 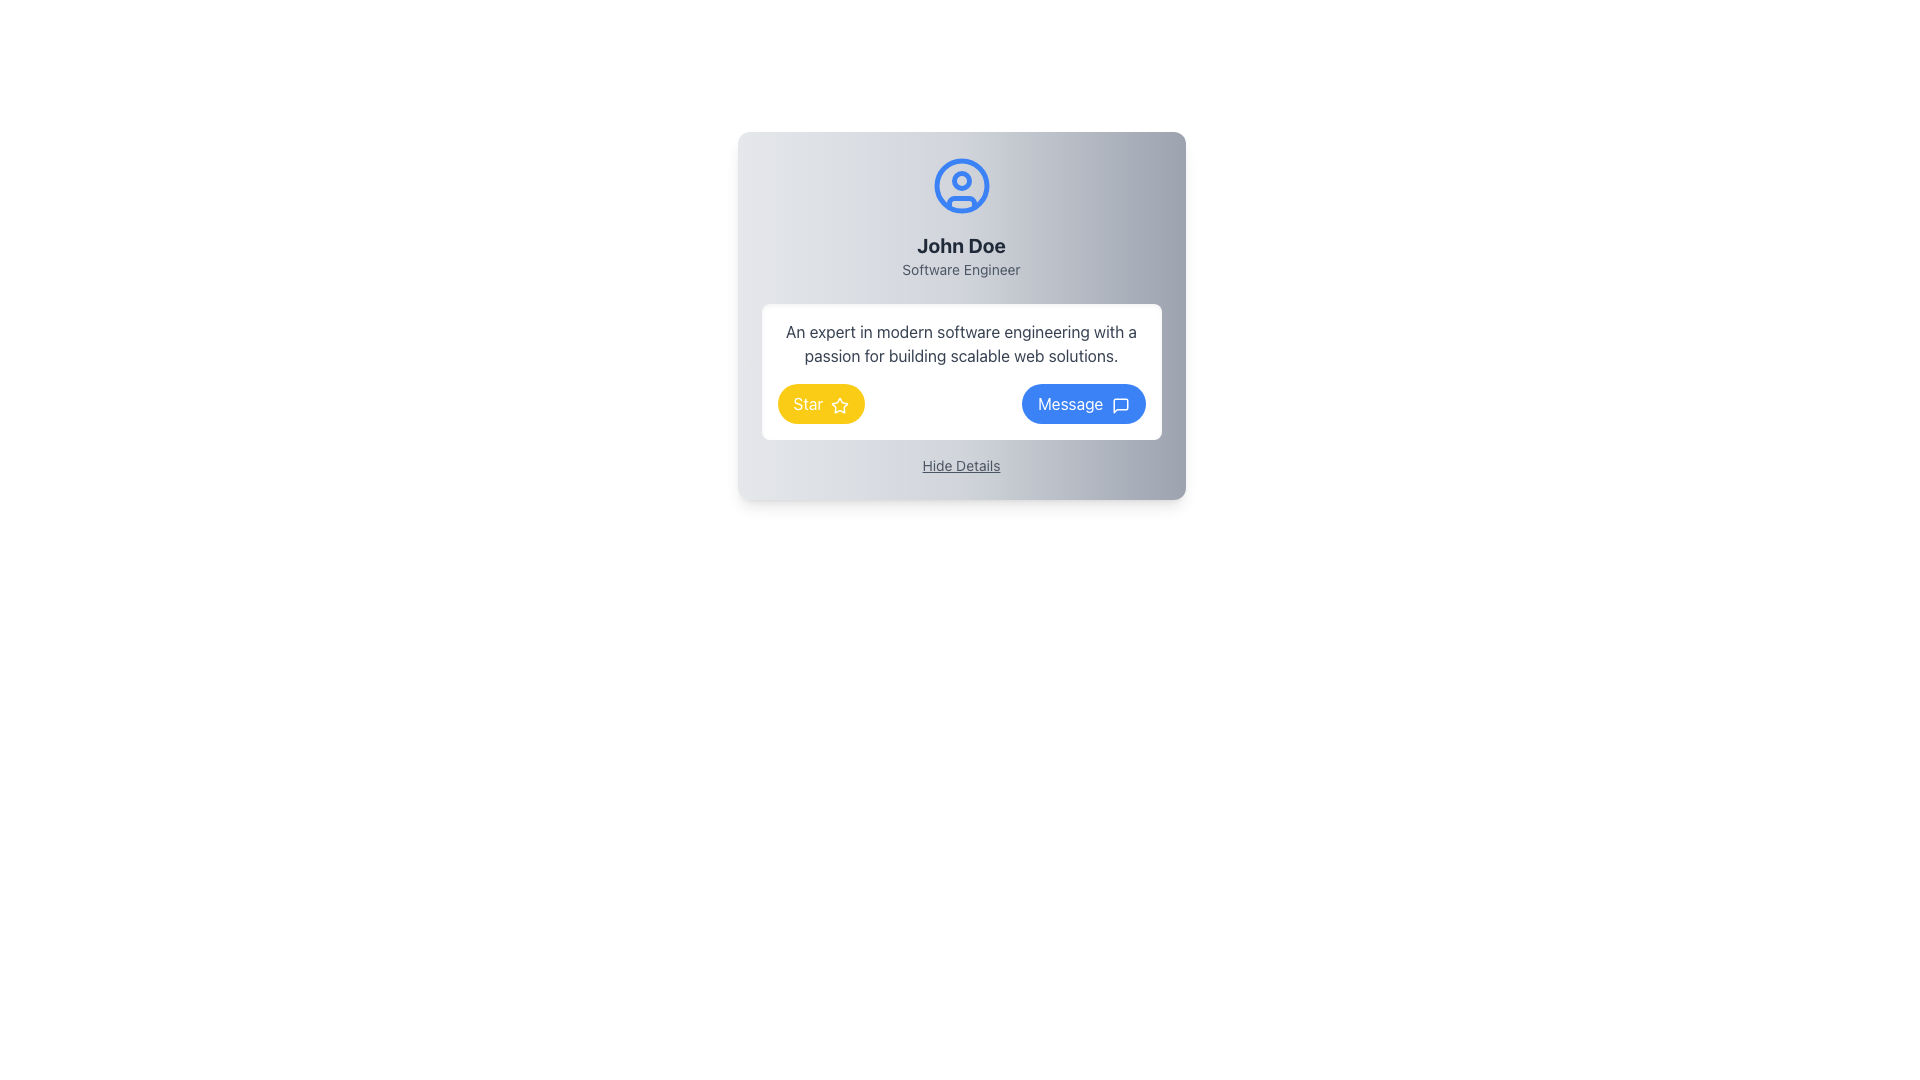 I want to click on text label displaying 'Software Engineer', which is styled in a small, gray font and located below the bold name 'John Doe', so click(x=961, y=270).